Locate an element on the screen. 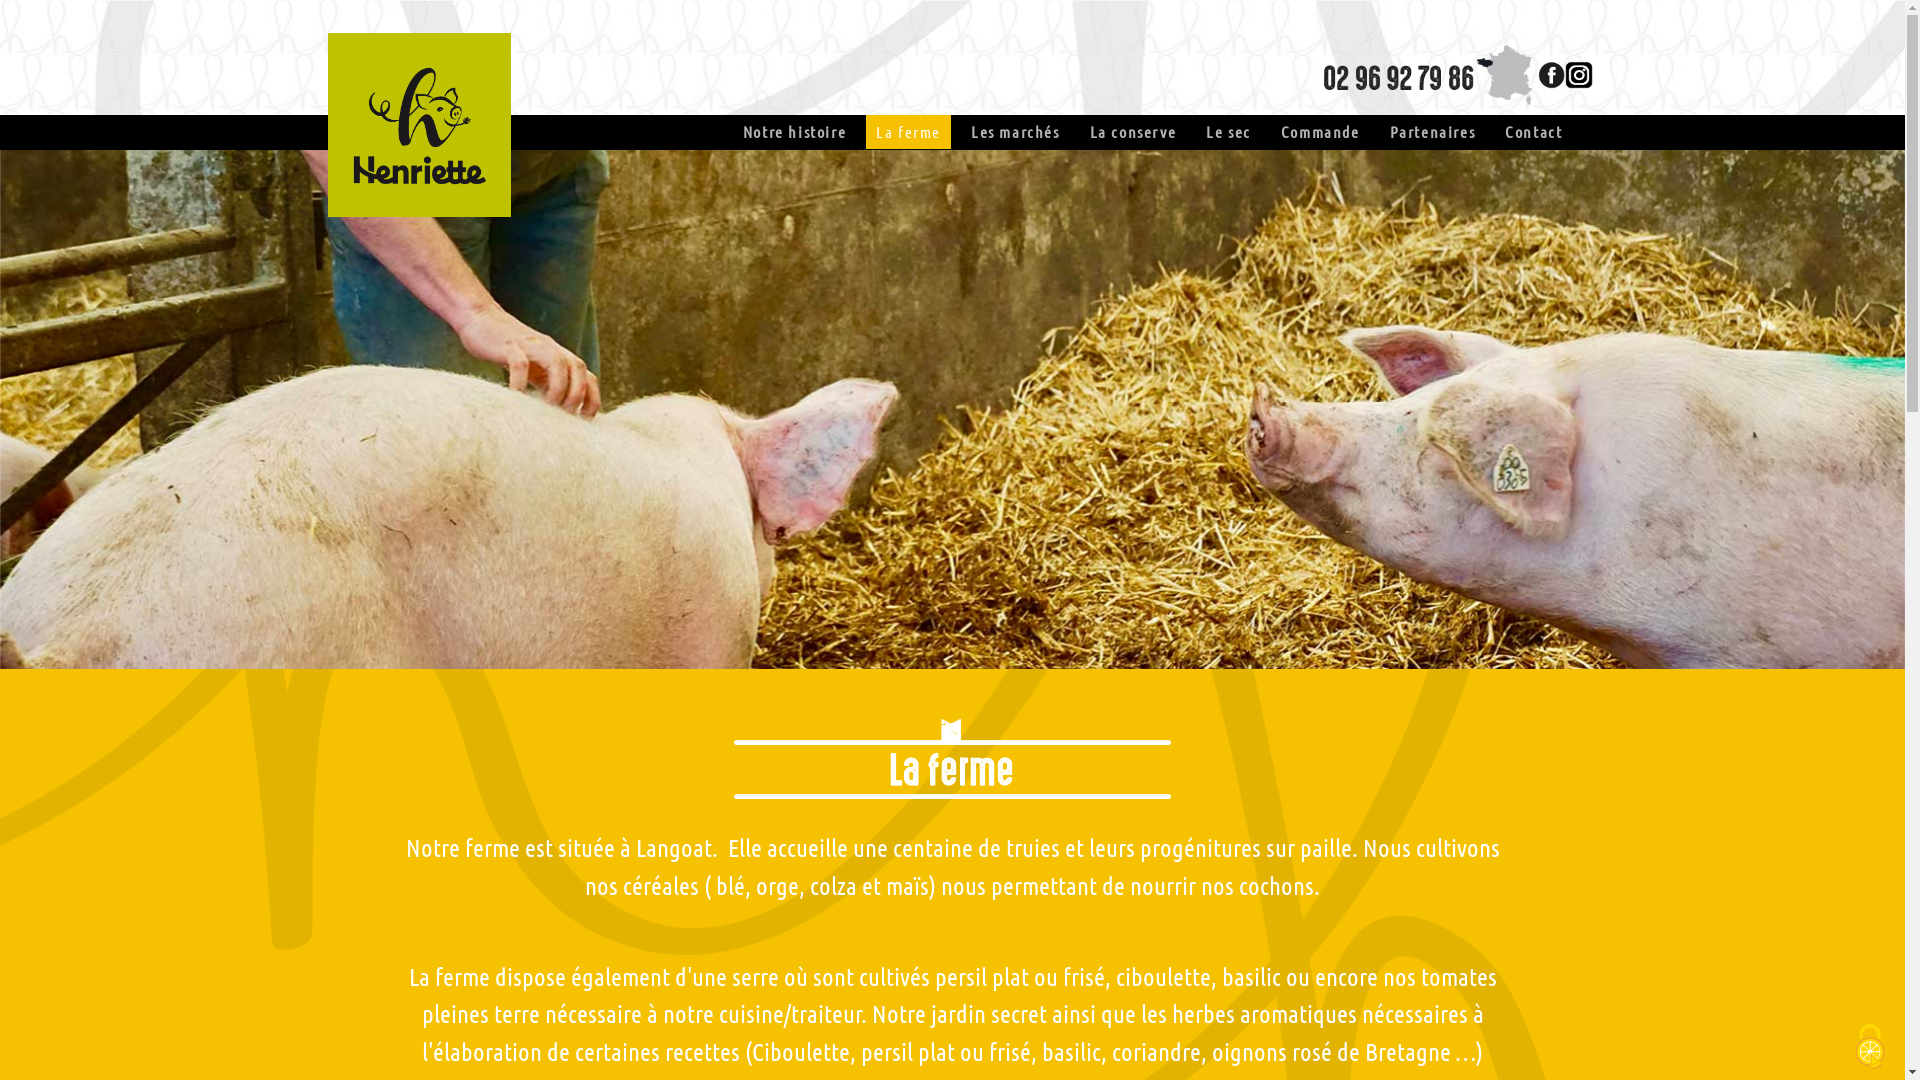 The width and height of the screenshot is (1920, 1080). 'Cookies (modal window)' is located at coordinates (1869, 1045).